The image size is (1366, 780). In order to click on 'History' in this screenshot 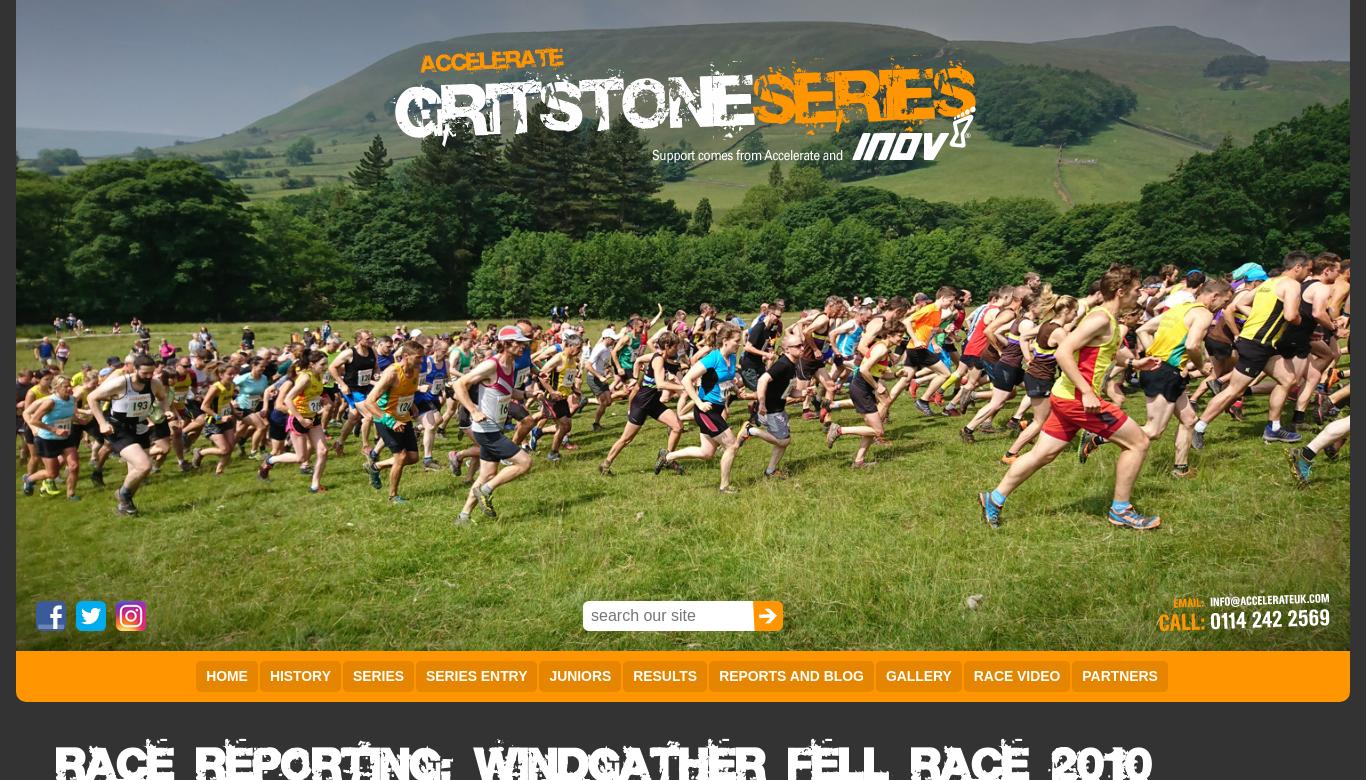, I will do `click(299, 675)`.